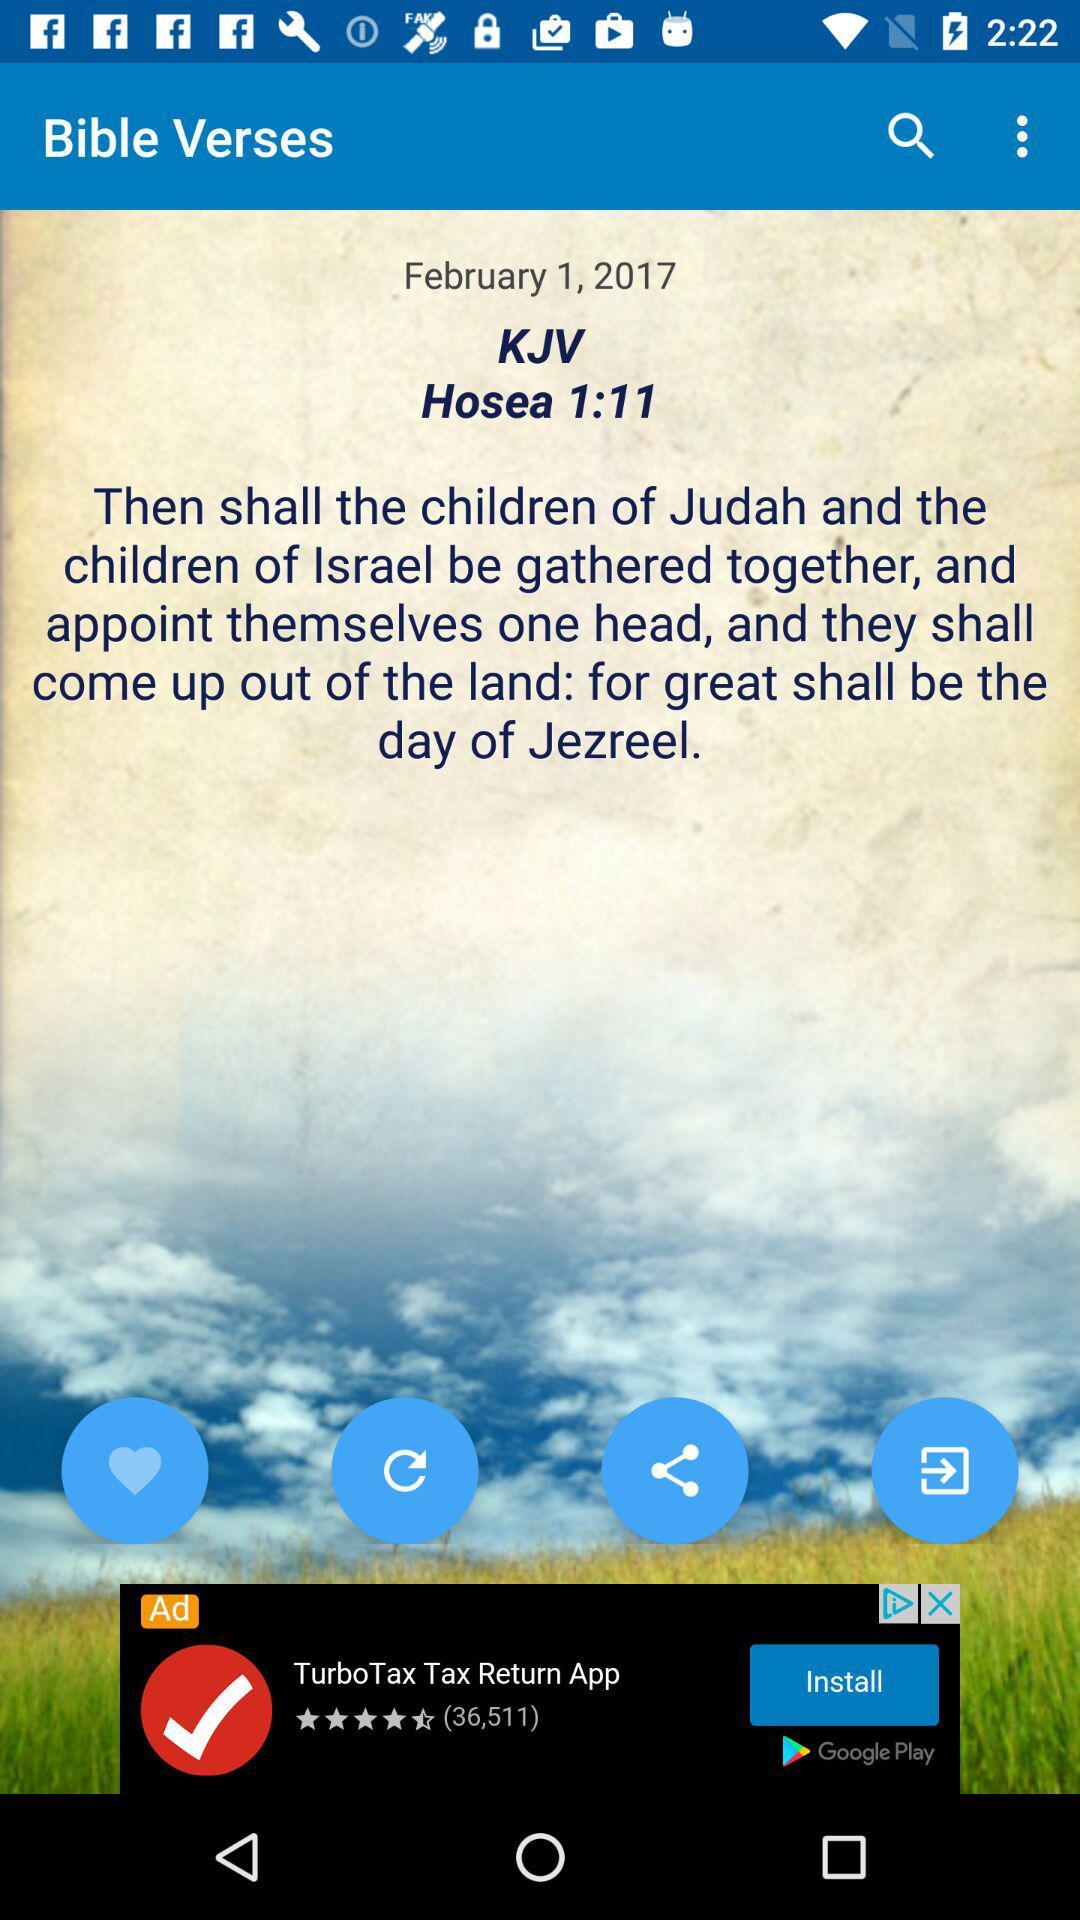  I want to click on refresh, so click(405, 1470).